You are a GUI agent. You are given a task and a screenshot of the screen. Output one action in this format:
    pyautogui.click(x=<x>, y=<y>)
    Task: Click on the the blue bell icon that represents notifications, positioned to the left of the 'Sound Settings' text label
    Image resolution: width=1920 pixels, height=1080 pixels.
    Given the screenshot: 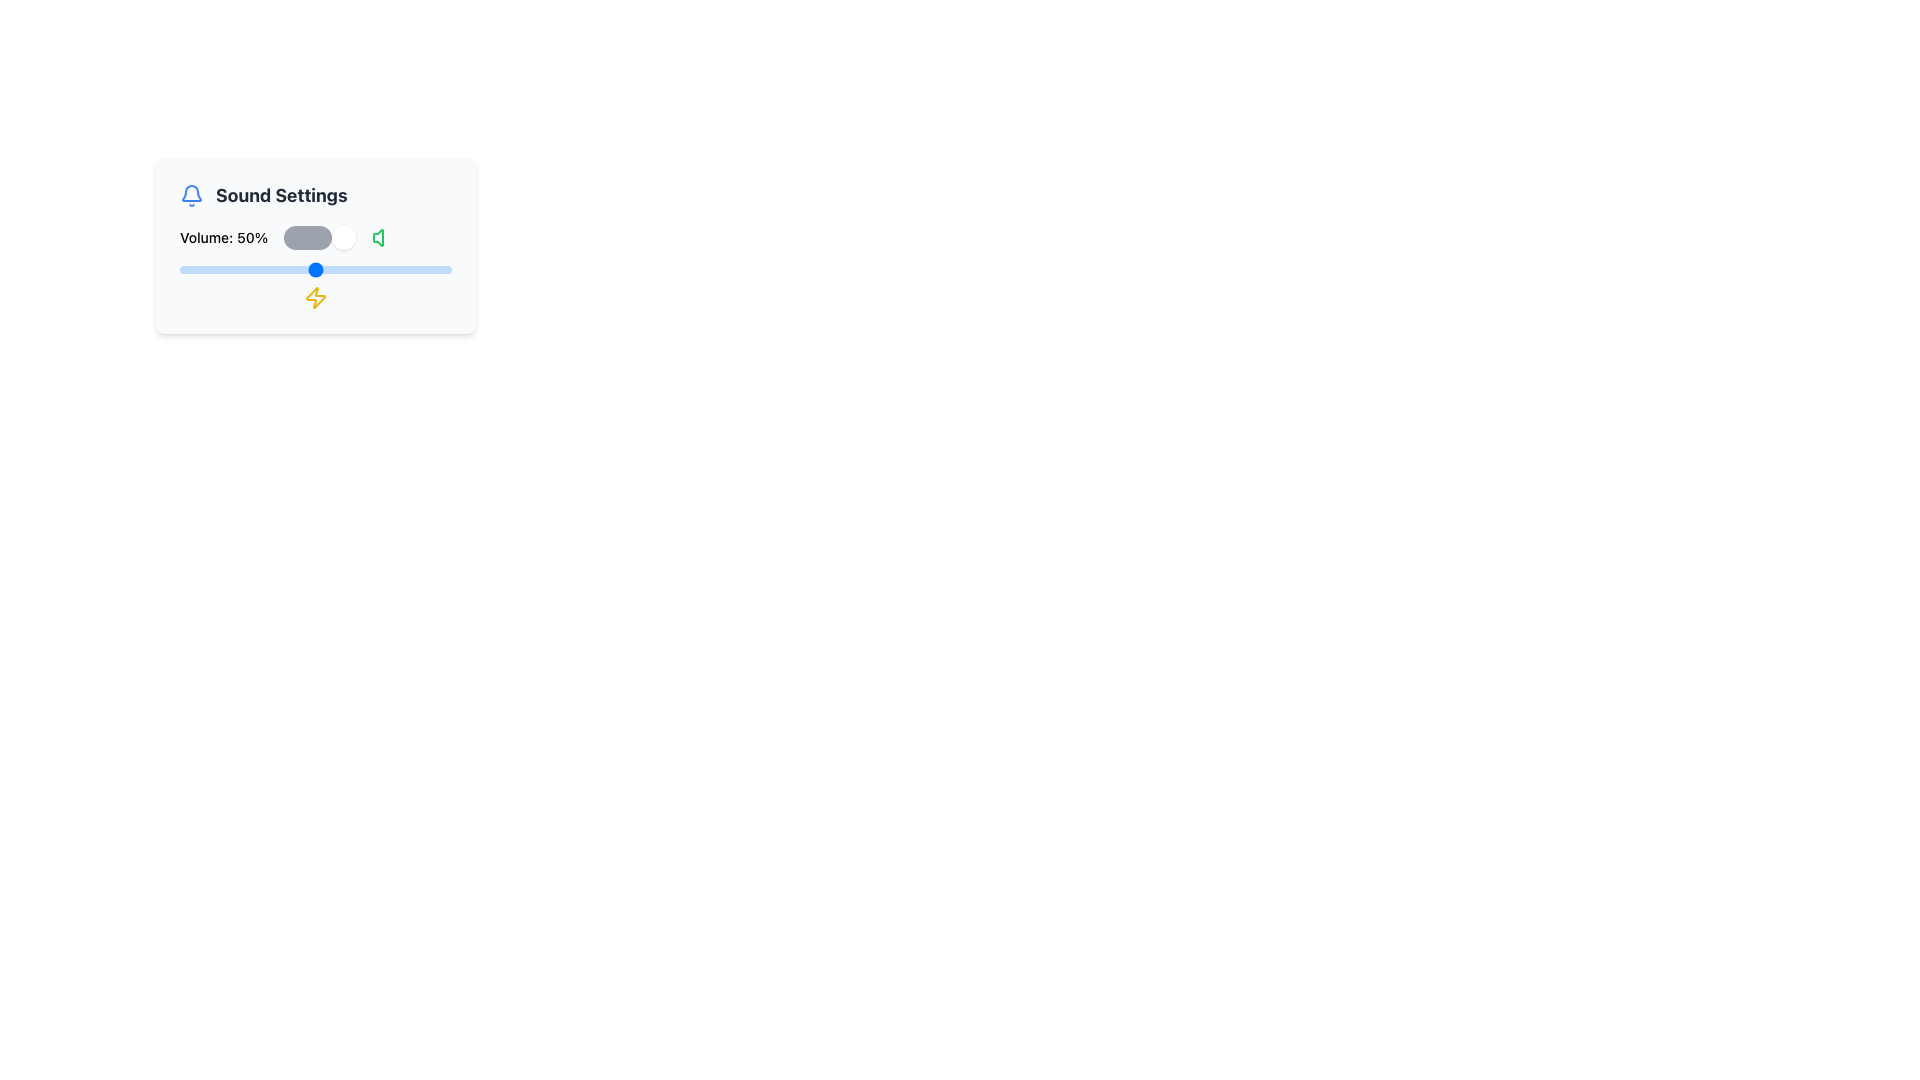 What is the action you would take?
    pyautogui.click(x=192, y=196)
    